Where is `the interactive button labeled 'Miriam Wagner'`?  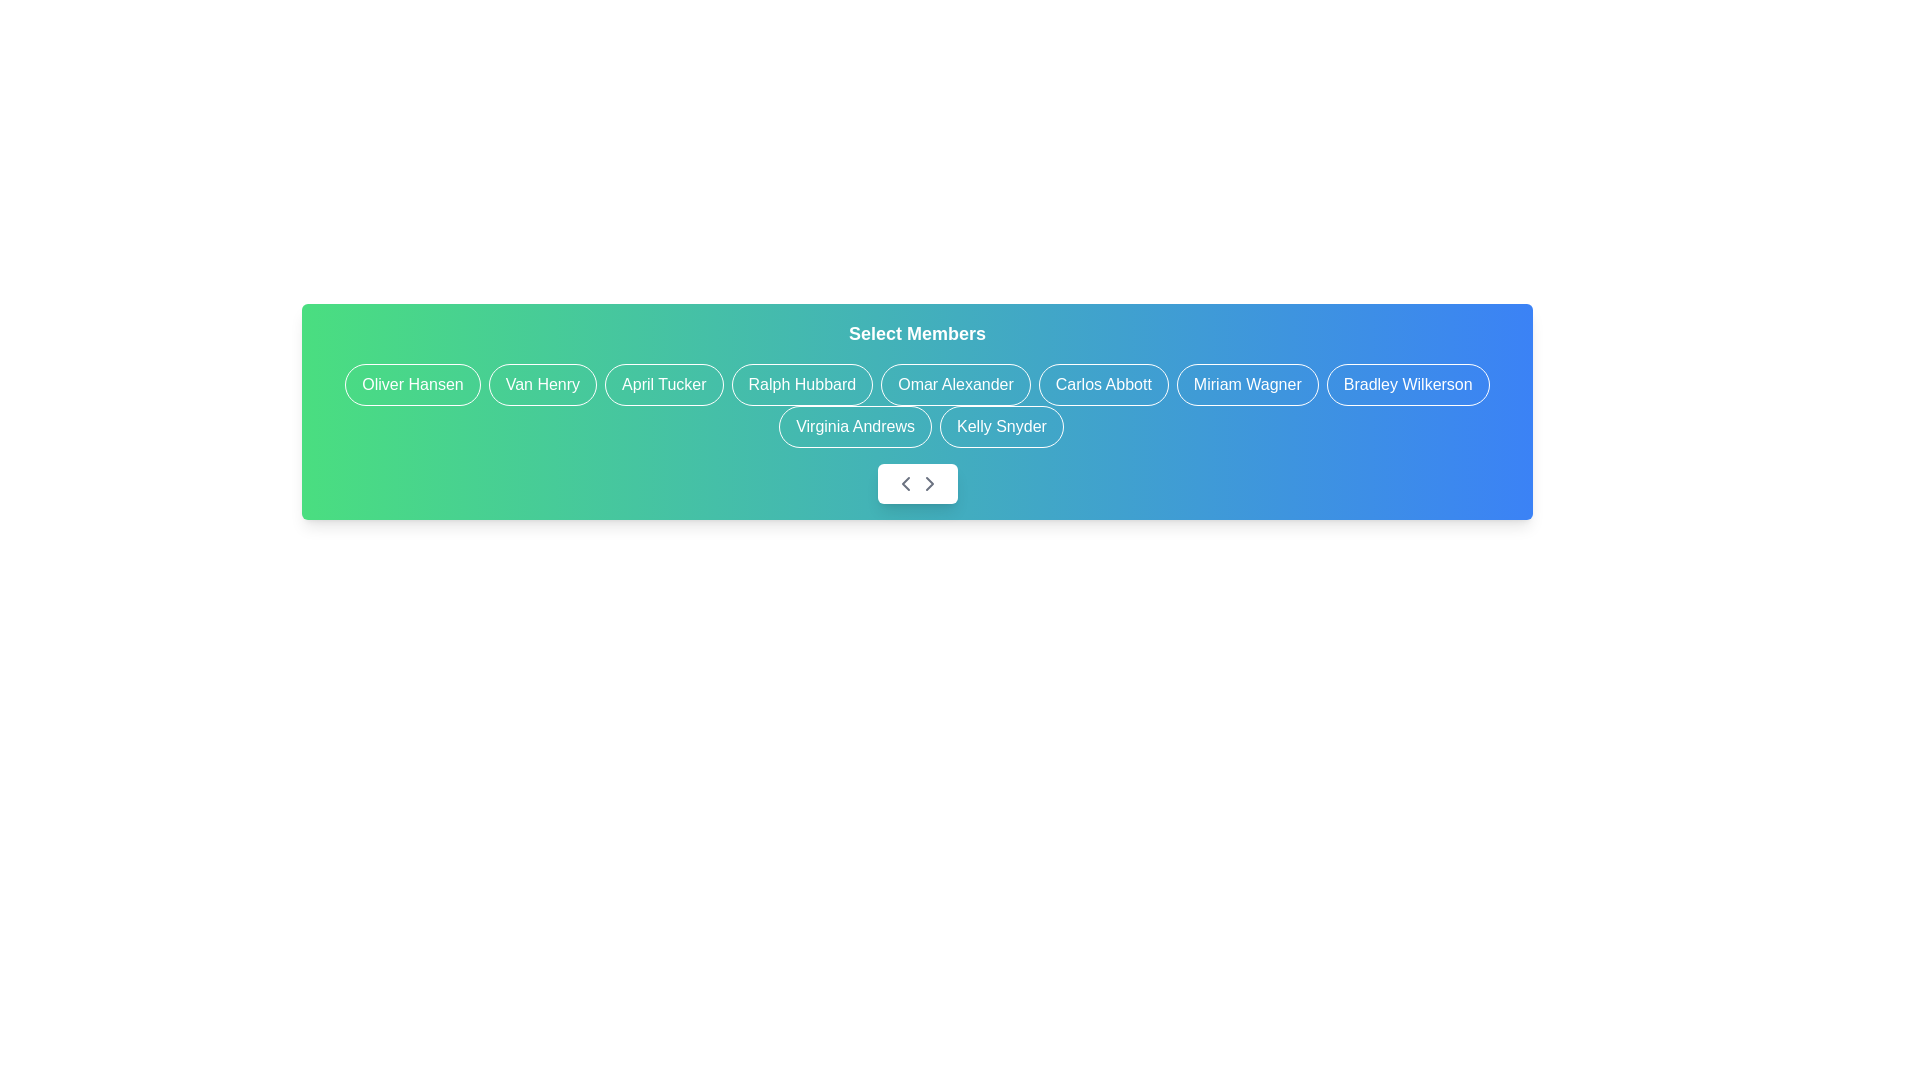 the interactive button labeled 'Miriam Wagner' is located at coordinates (1246, 385).